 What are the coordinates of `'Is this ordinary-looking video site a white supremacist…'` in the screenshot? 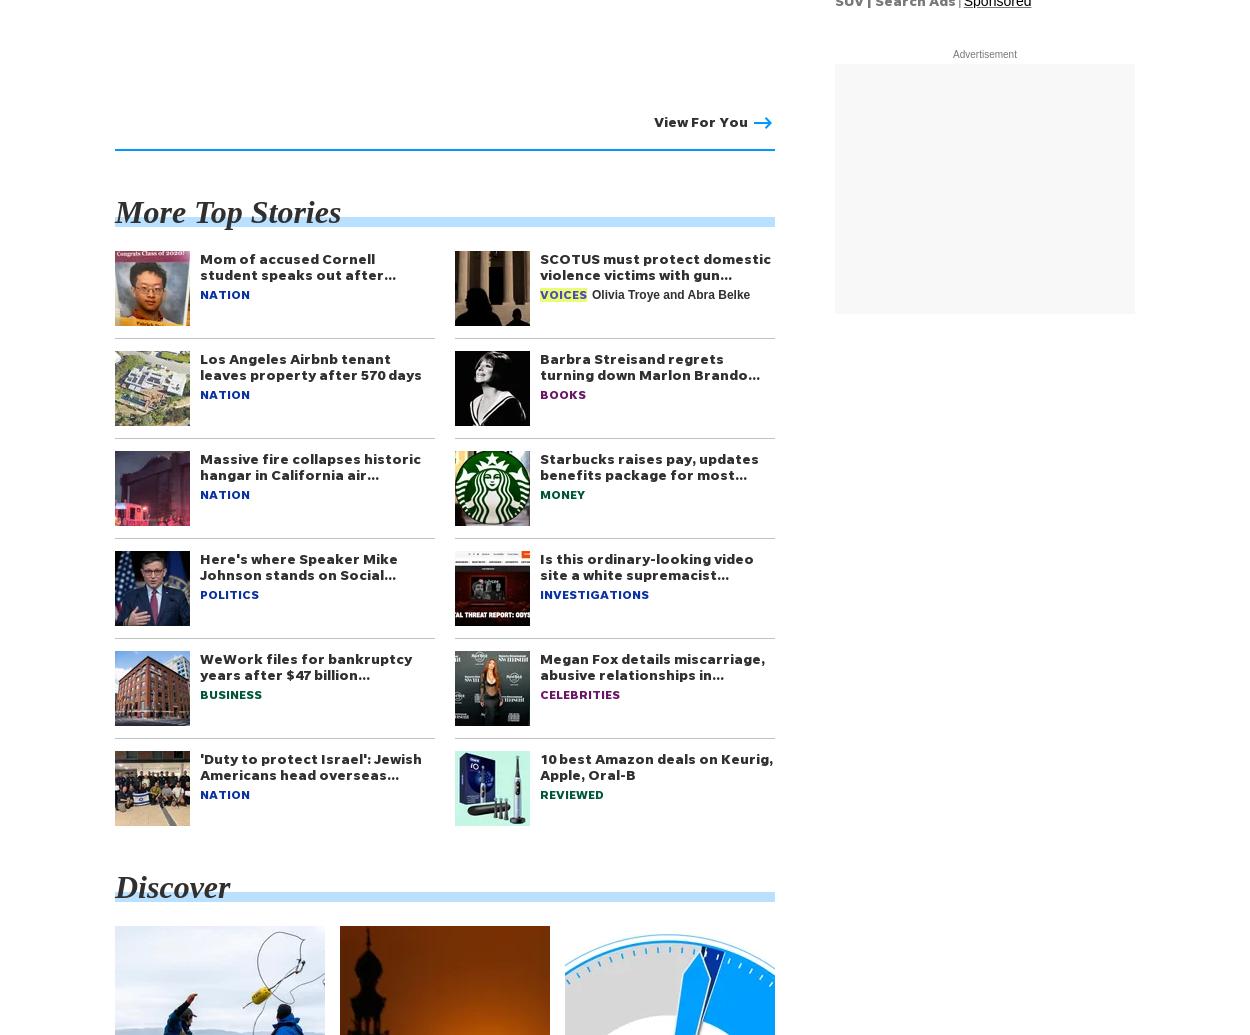 It's located at (646, 565).